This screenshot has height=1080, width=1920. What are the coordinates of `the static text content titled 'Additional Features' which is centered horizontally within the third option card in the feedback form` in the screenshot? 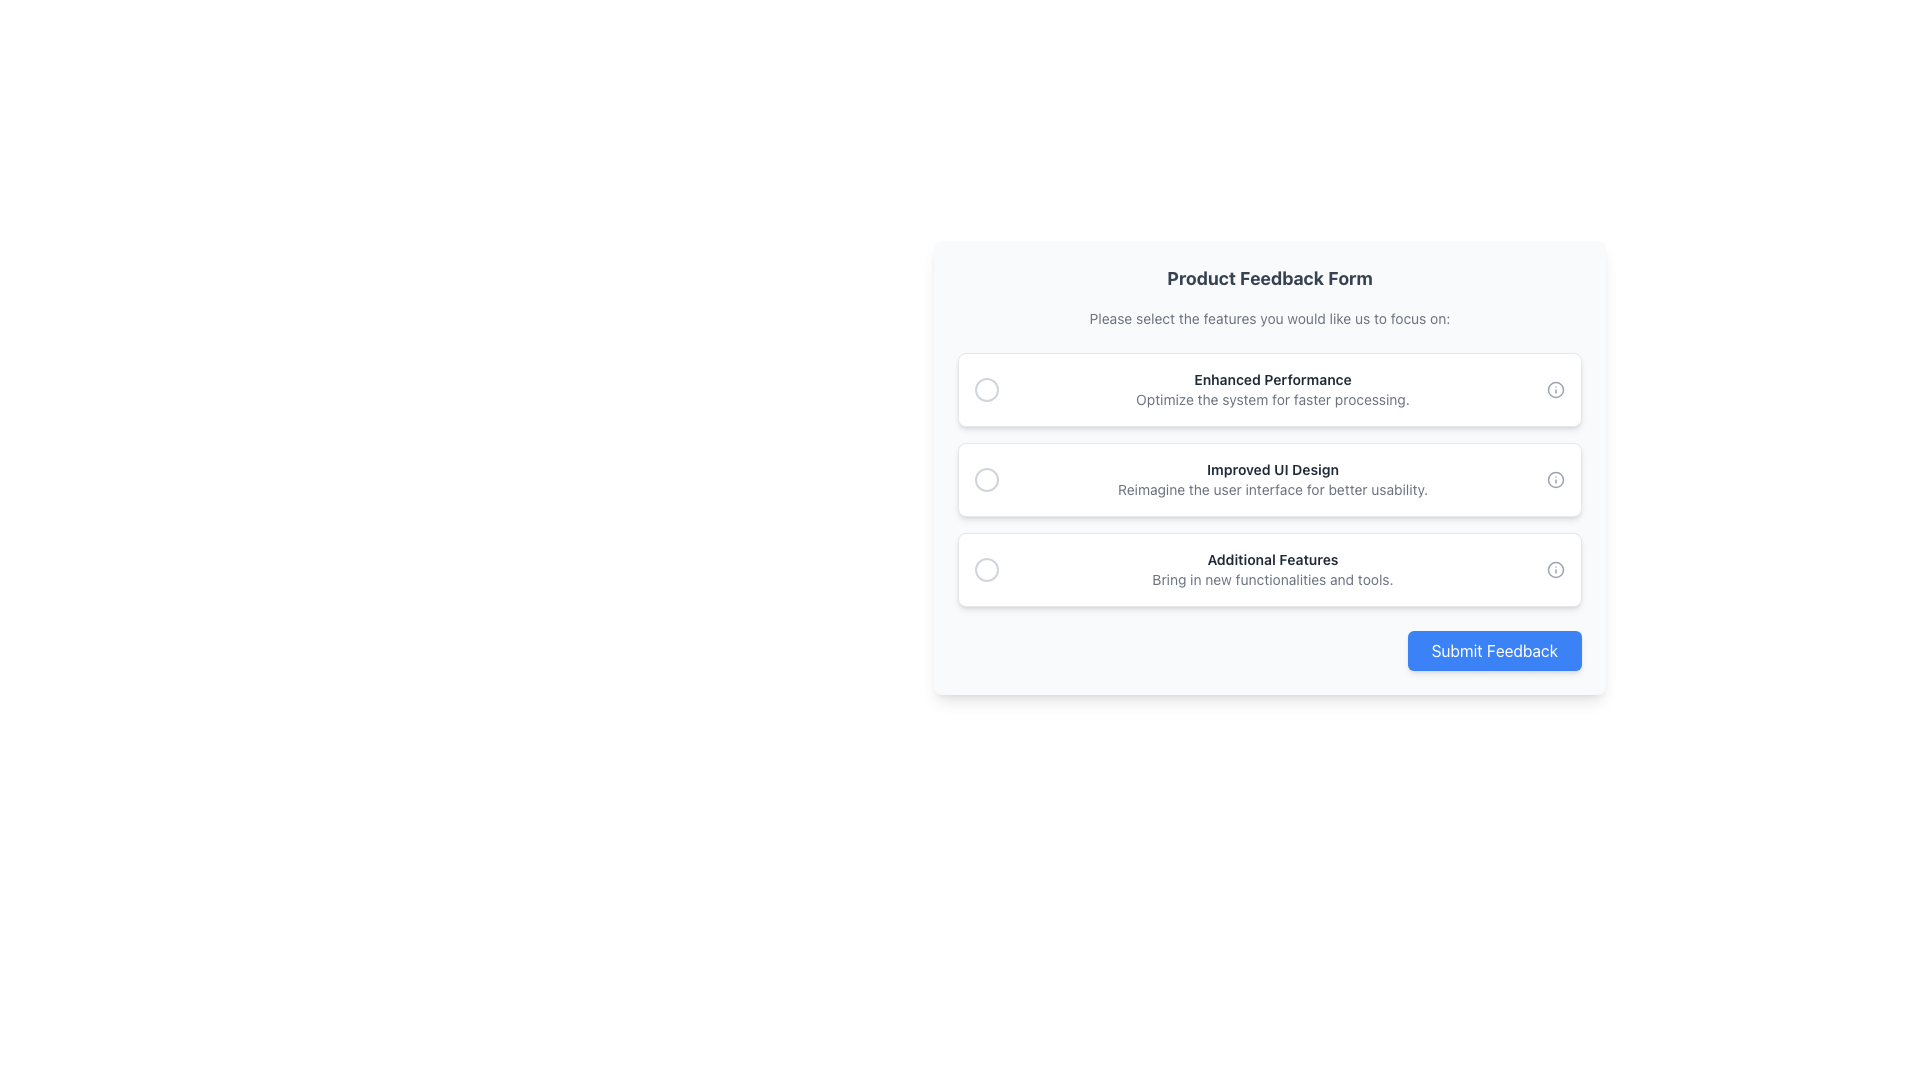 It's located at (1271, 570).